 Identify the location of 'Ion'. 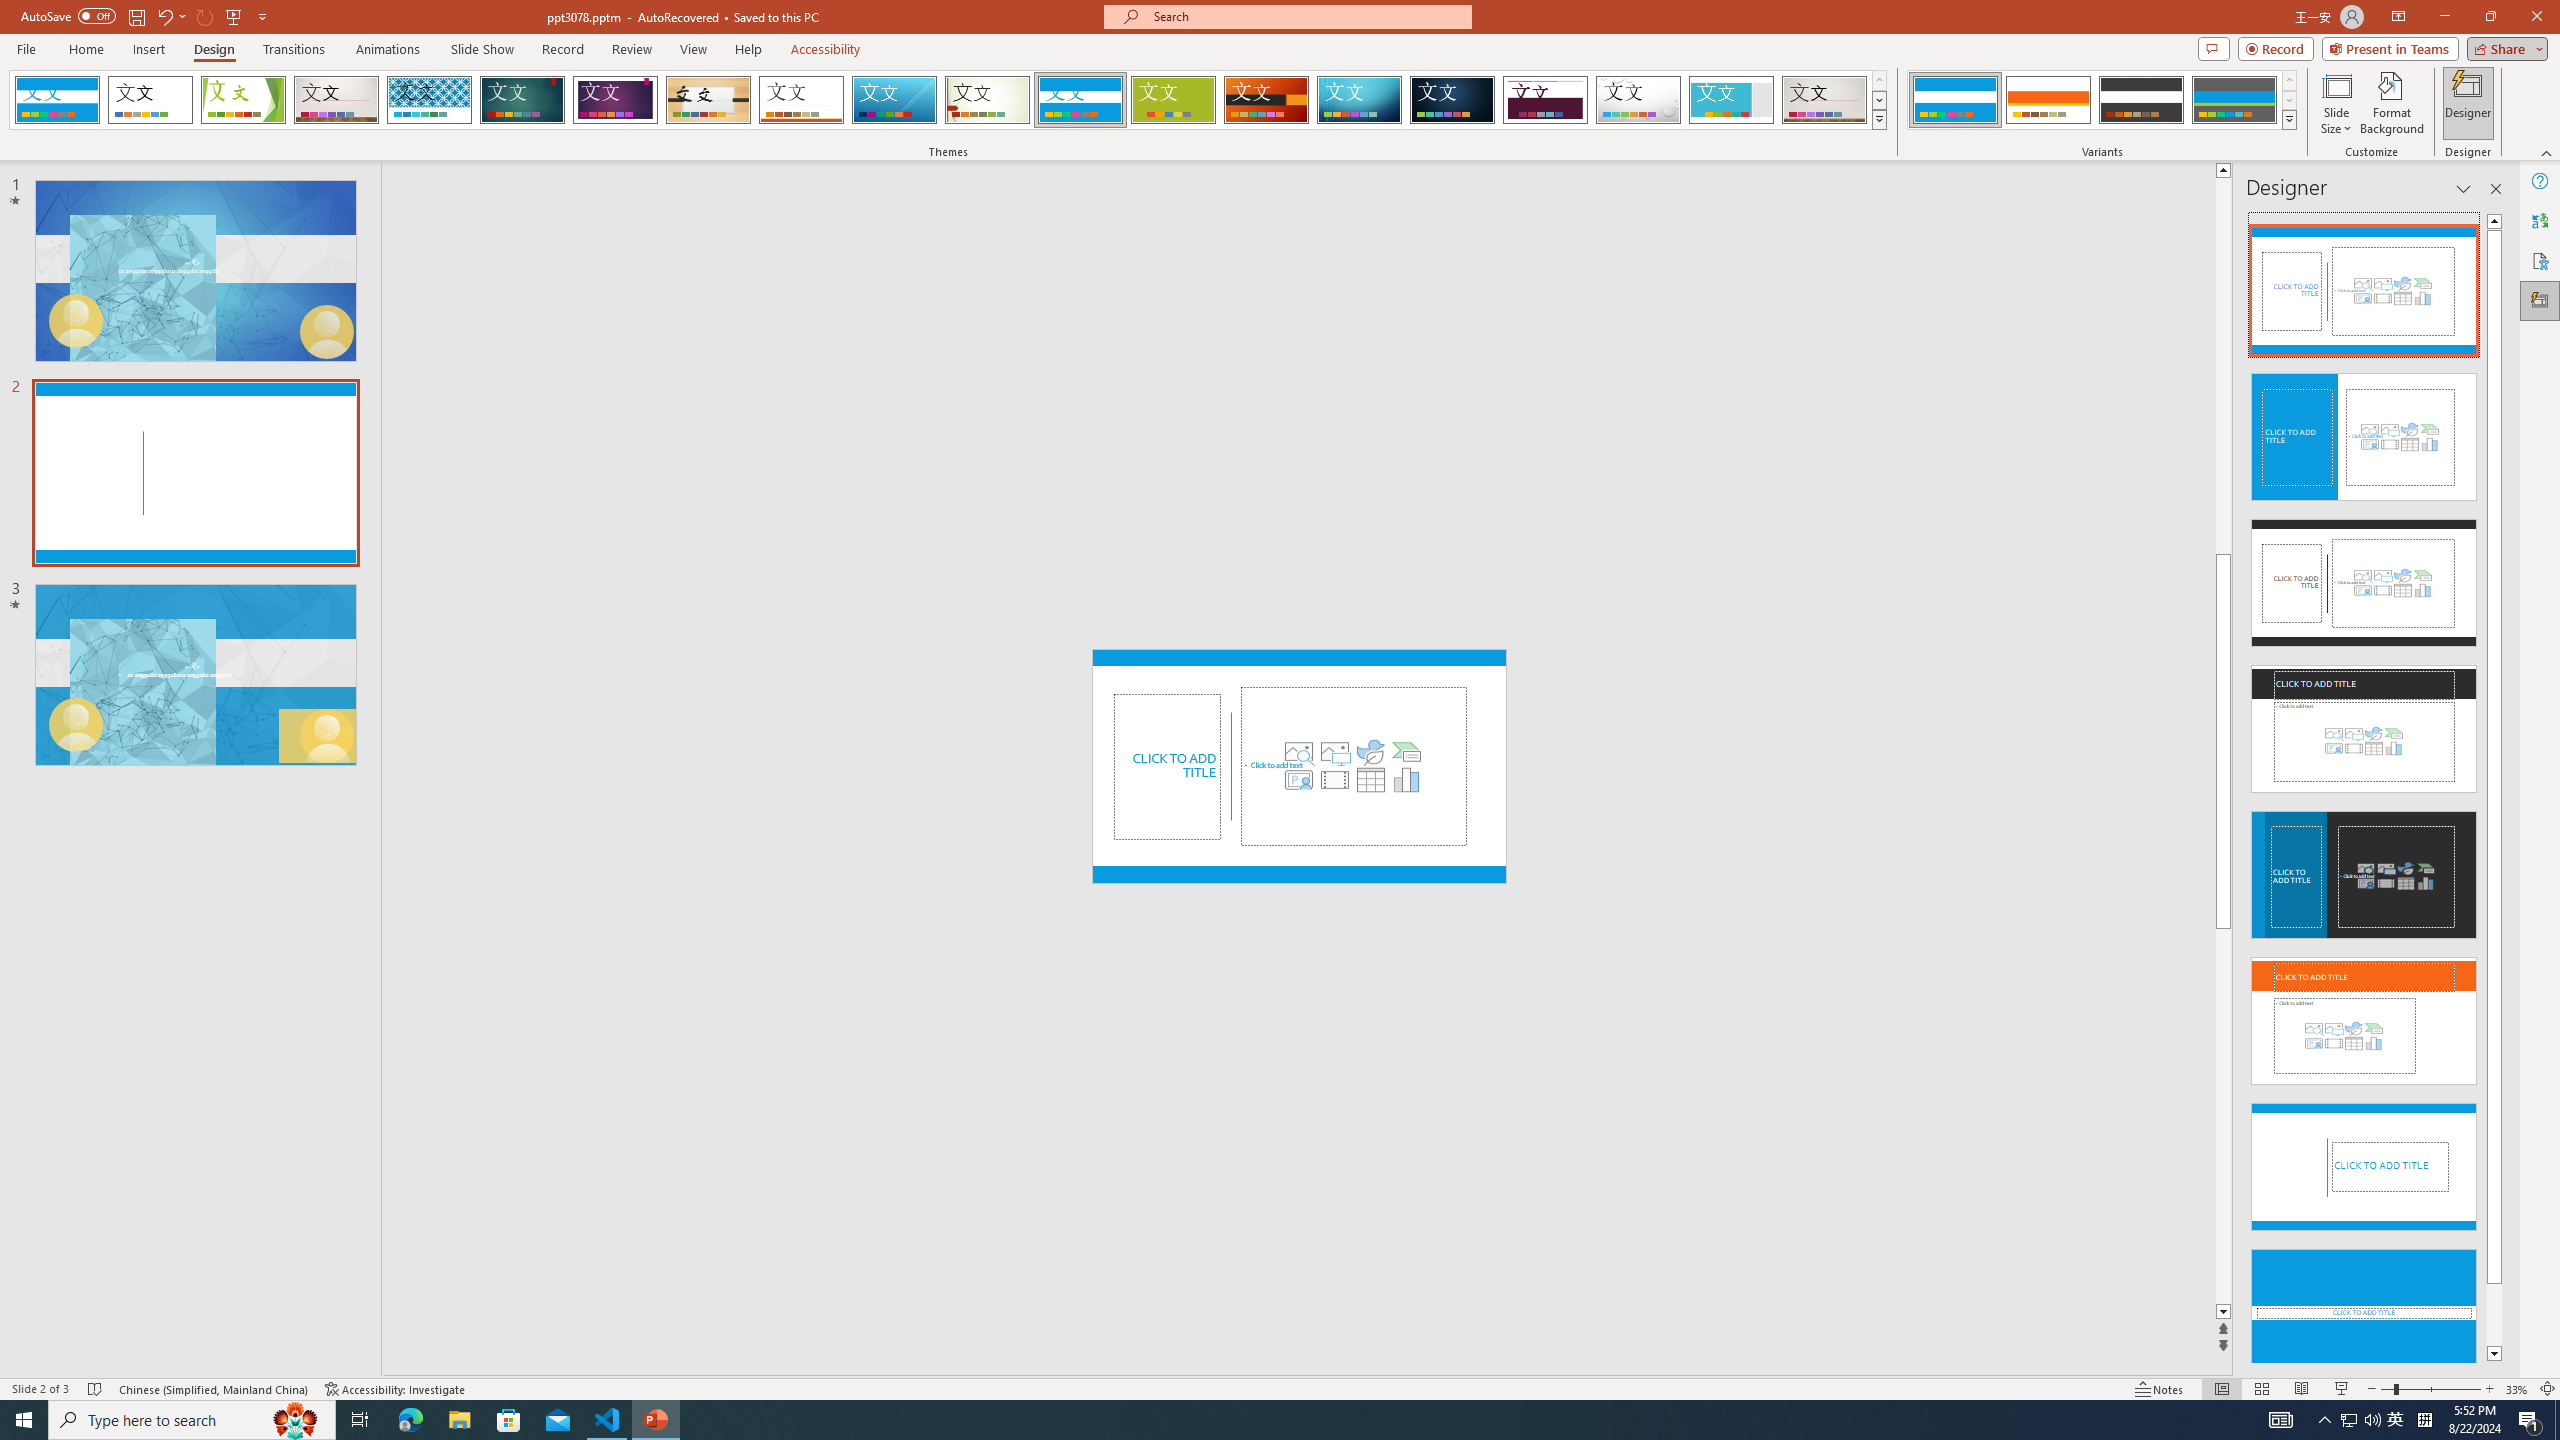
(521, 99).